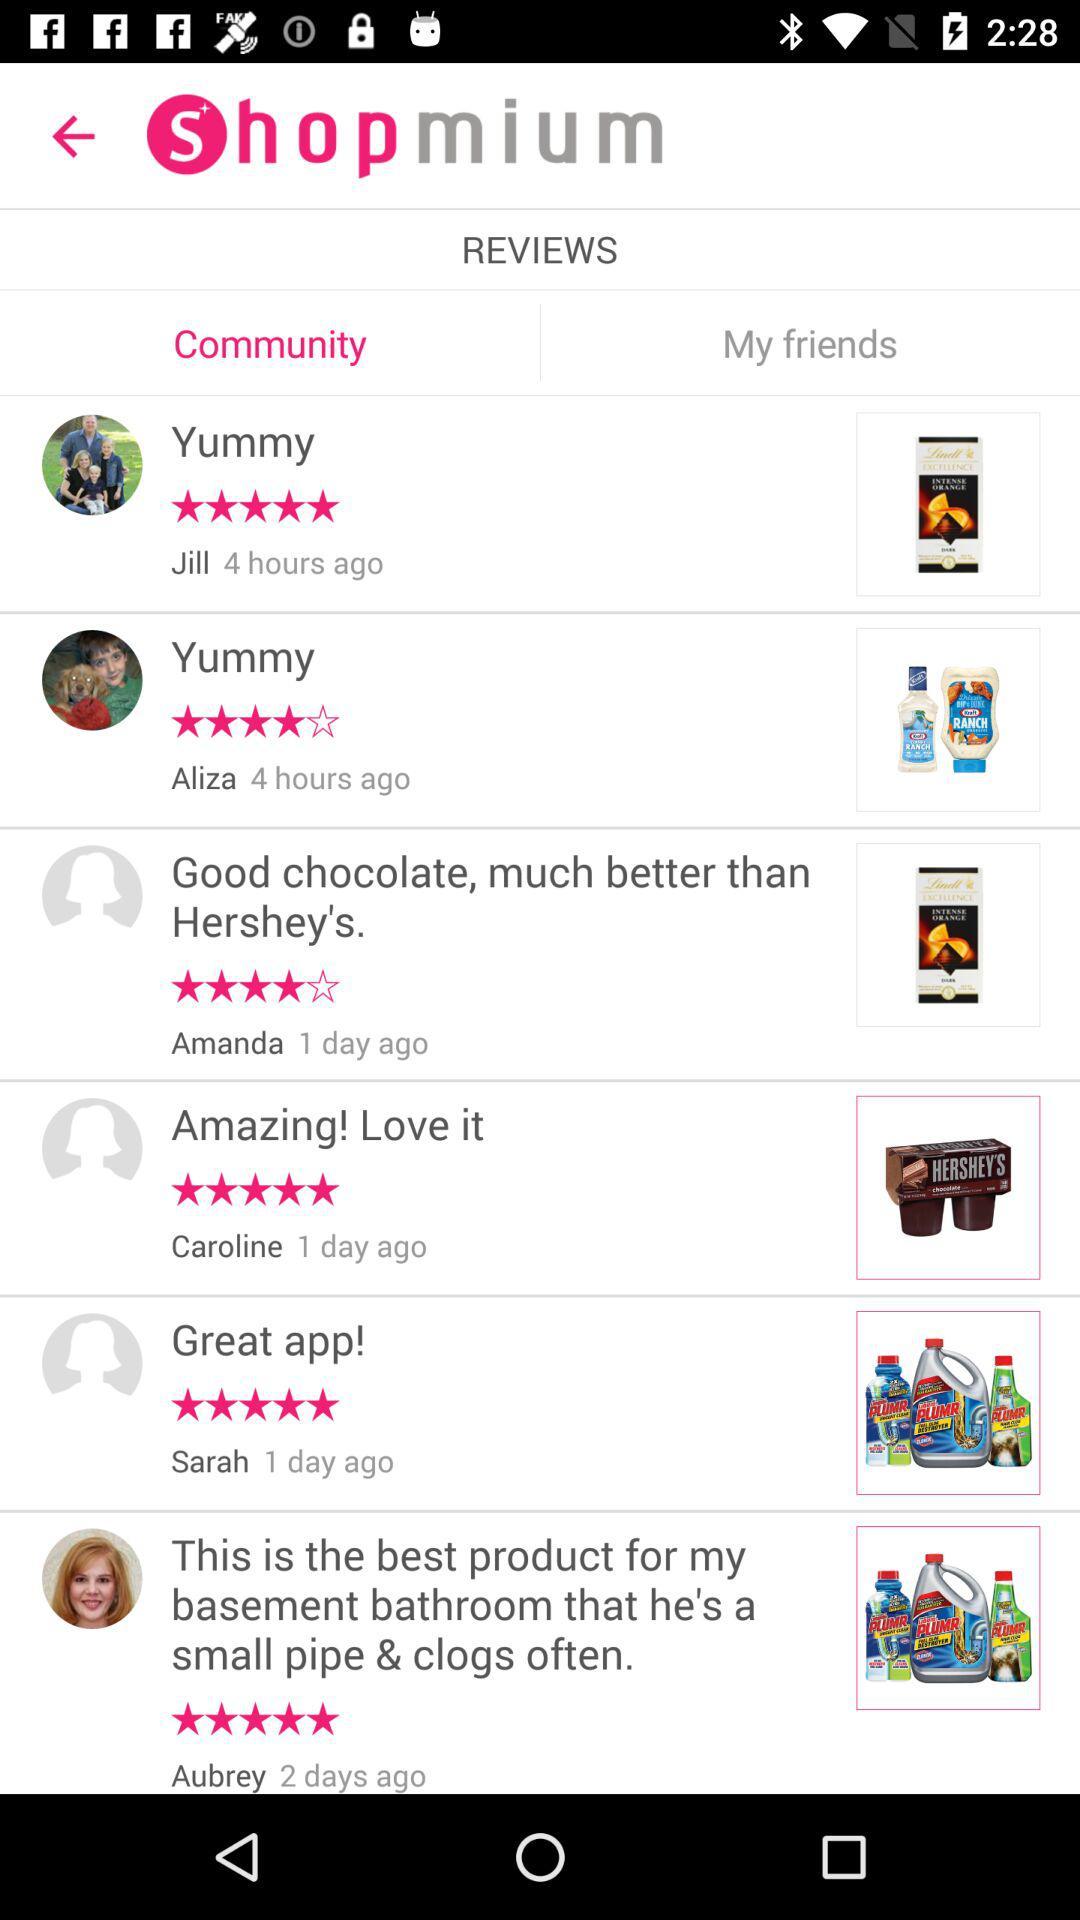 The width and height of the screenshot is (1080, 1920). I want to click on the item below the aliza item, so click(506, 897).